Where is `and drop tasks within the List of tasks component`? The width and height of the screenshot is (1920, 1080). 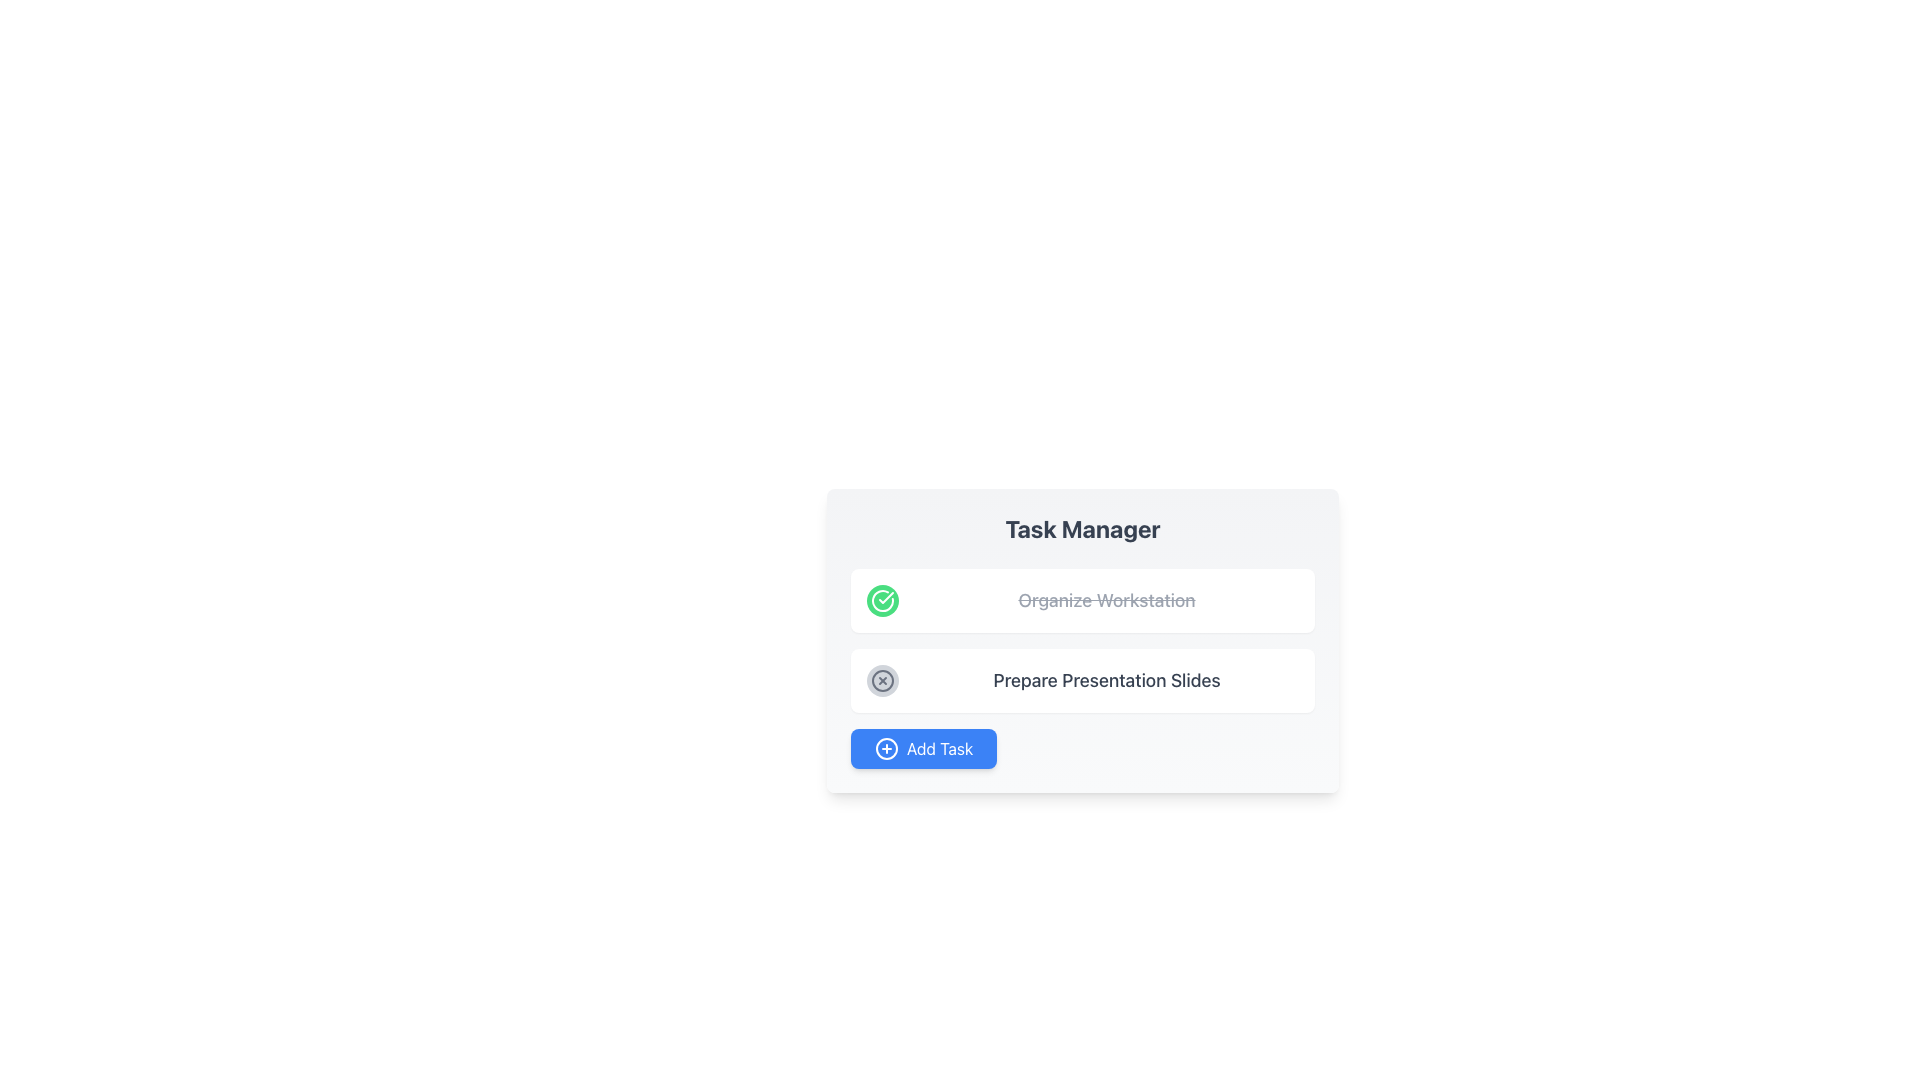 and drop tasks within the List of tasks component is located at coordinates (1082, 640).